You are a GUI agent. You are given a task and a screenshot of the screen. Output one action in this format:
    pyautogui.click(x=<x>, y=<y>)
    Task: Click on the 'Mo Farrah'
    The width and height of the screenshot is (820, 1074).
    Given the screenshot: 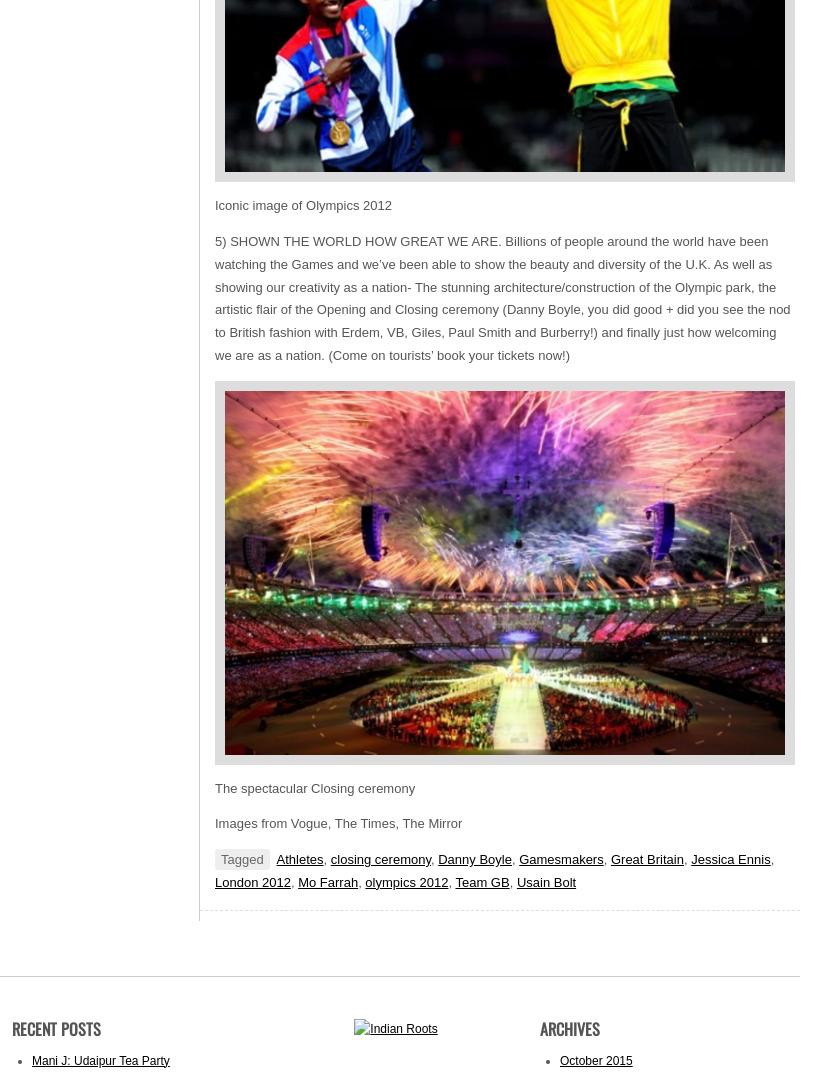 What is the action you would take?
    pyautogui.click(x=327, y=880)
    